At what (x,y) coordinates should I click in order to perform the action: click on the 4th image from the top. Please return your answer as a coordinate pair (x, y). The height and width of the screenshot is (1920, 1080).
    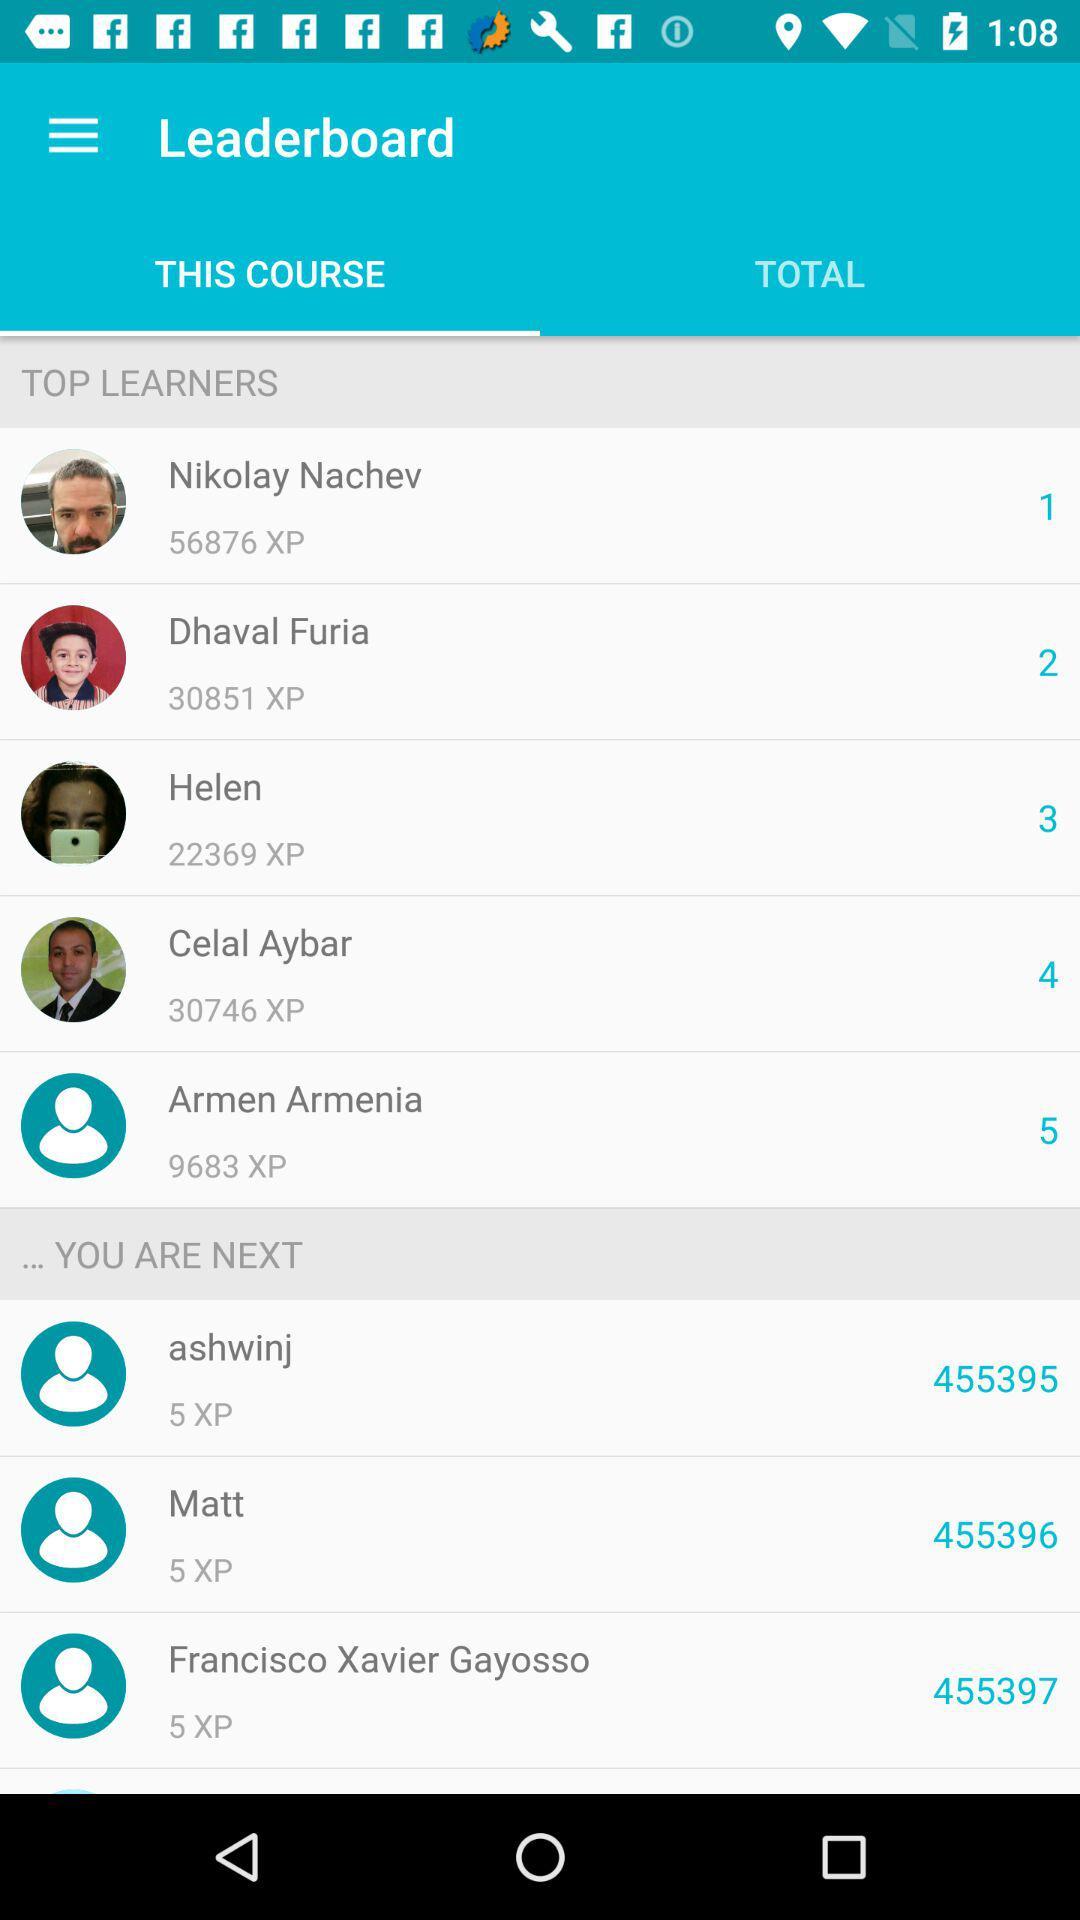
    Looking at the image, I should click on (72, 969).